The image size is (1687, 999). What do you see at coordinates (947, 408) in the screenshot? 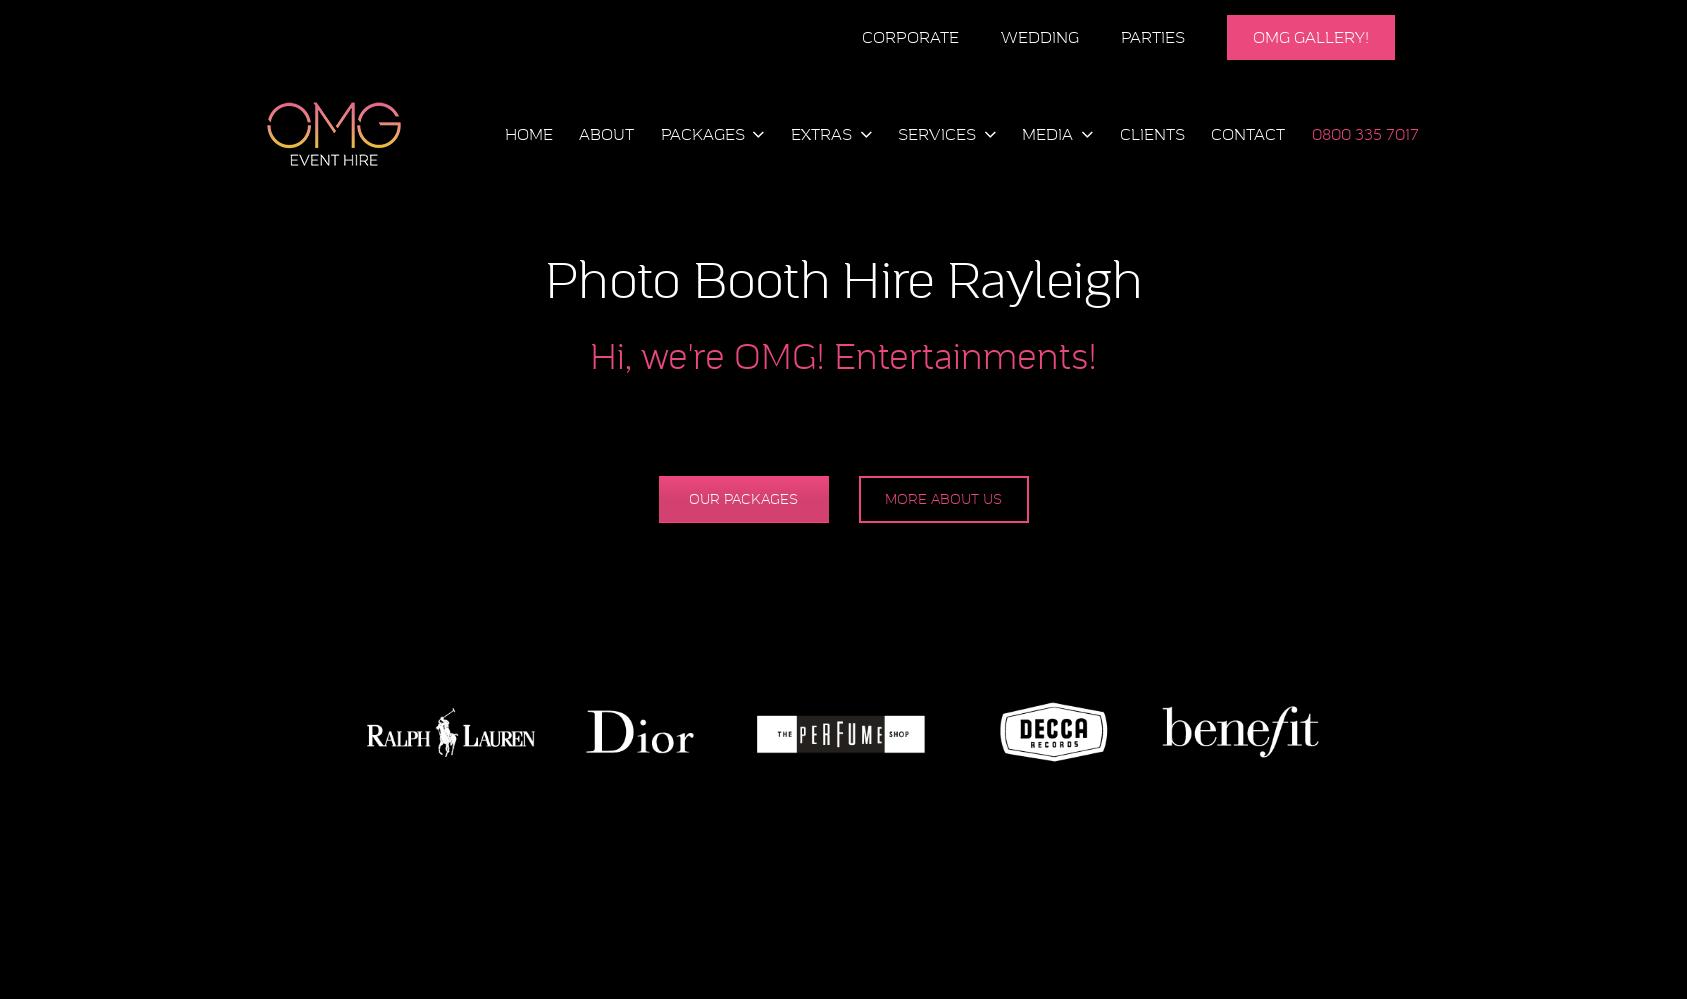
I see `'your email is safe with us.'` at bounding box center [947, 408].